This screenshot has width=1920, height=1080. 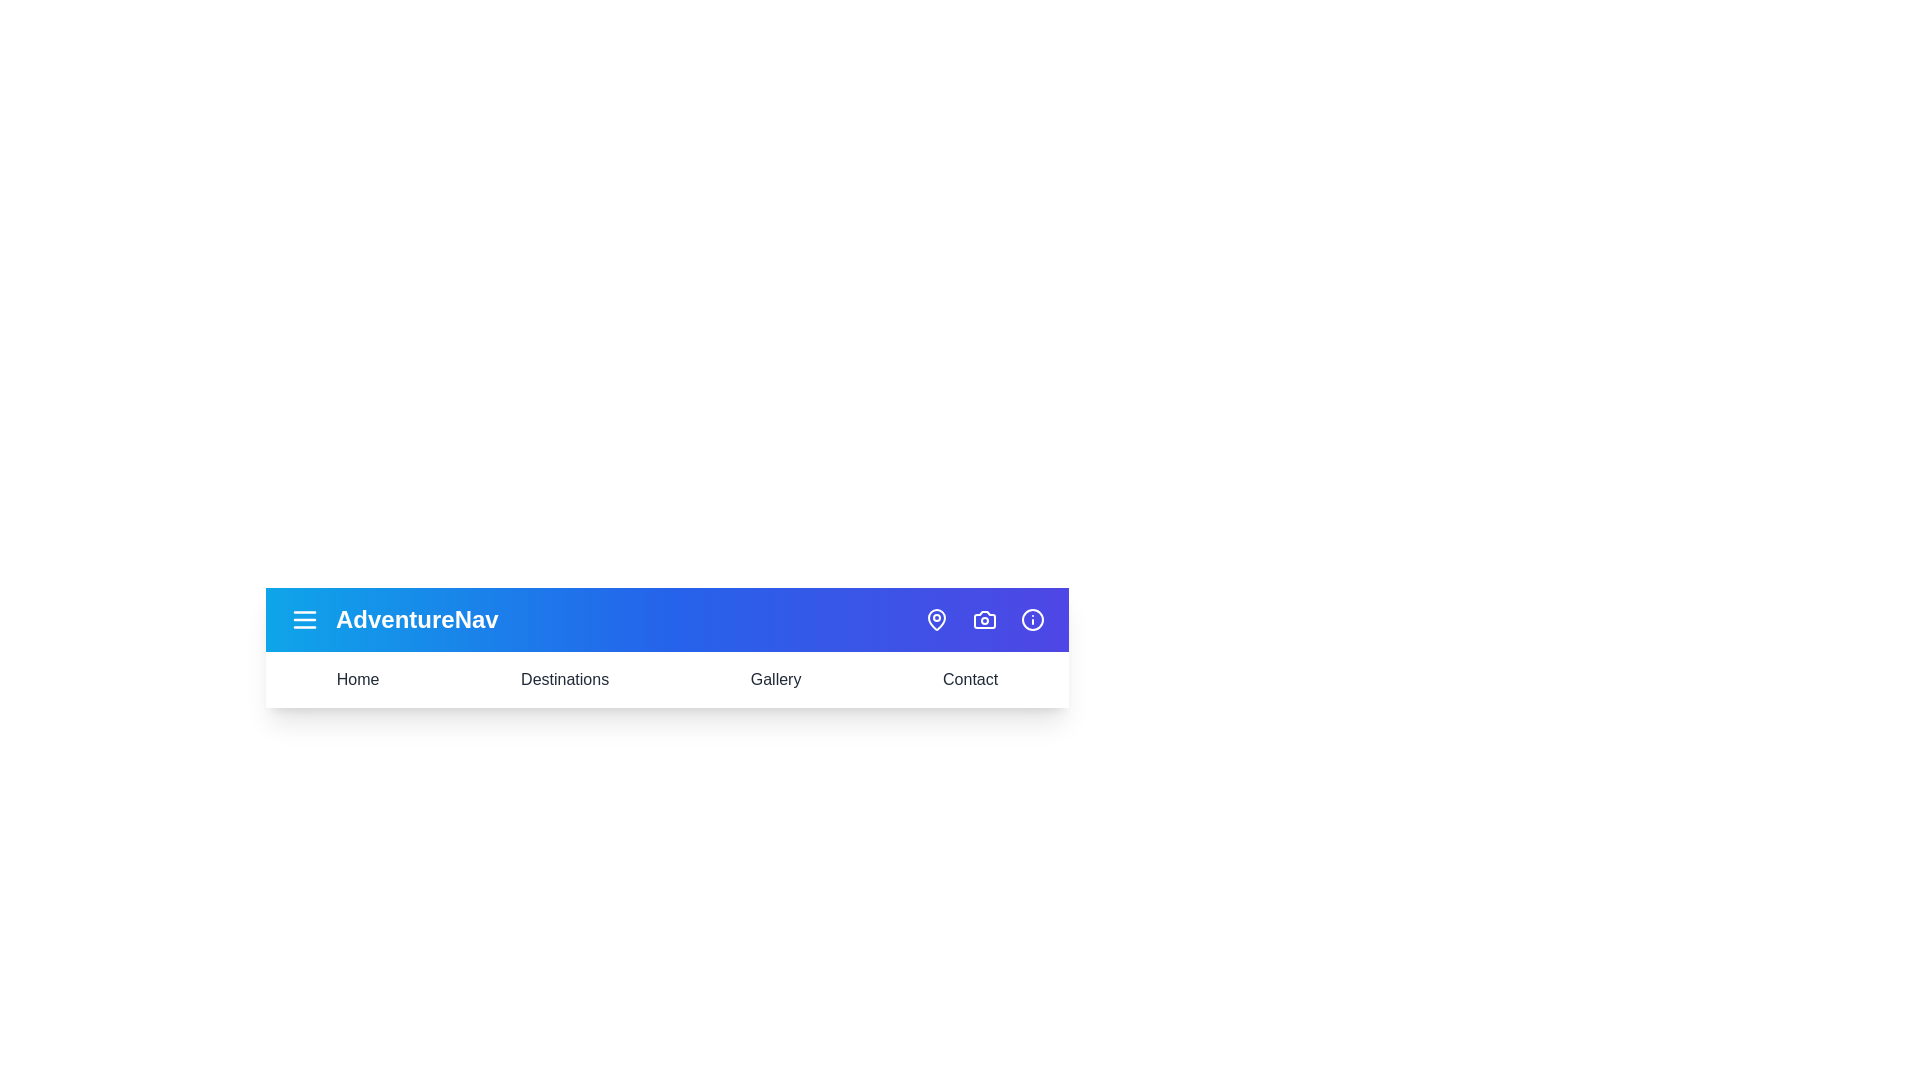 I want to click on the text of the element Contact for copying or inspection, so click(x=969, y=678).